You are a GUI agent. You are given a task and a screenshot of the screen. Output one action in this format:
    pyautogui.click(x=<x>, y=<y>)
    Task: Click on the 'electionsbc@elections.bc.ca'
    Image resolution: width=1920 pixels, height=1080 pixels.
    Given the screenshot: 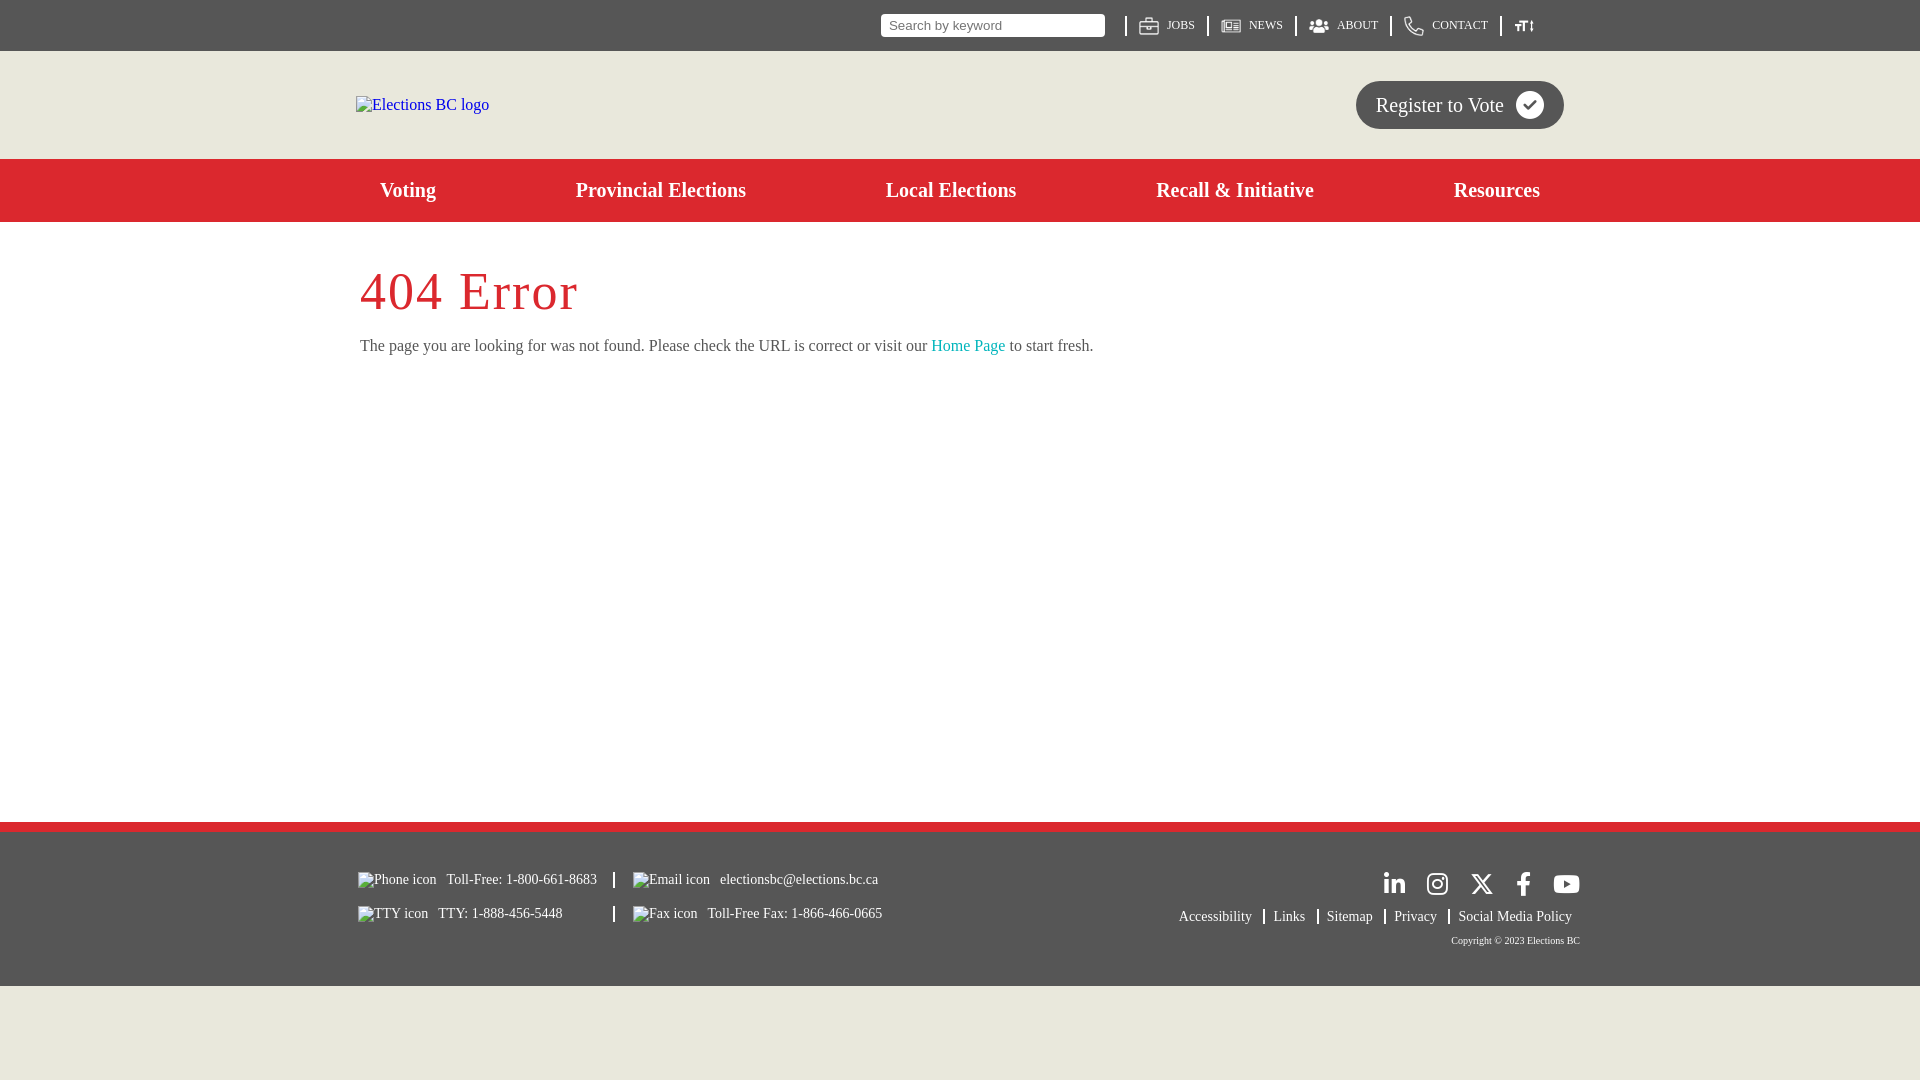 What is the action you would take?
    pyautogui.click(x=746, y=878)
    